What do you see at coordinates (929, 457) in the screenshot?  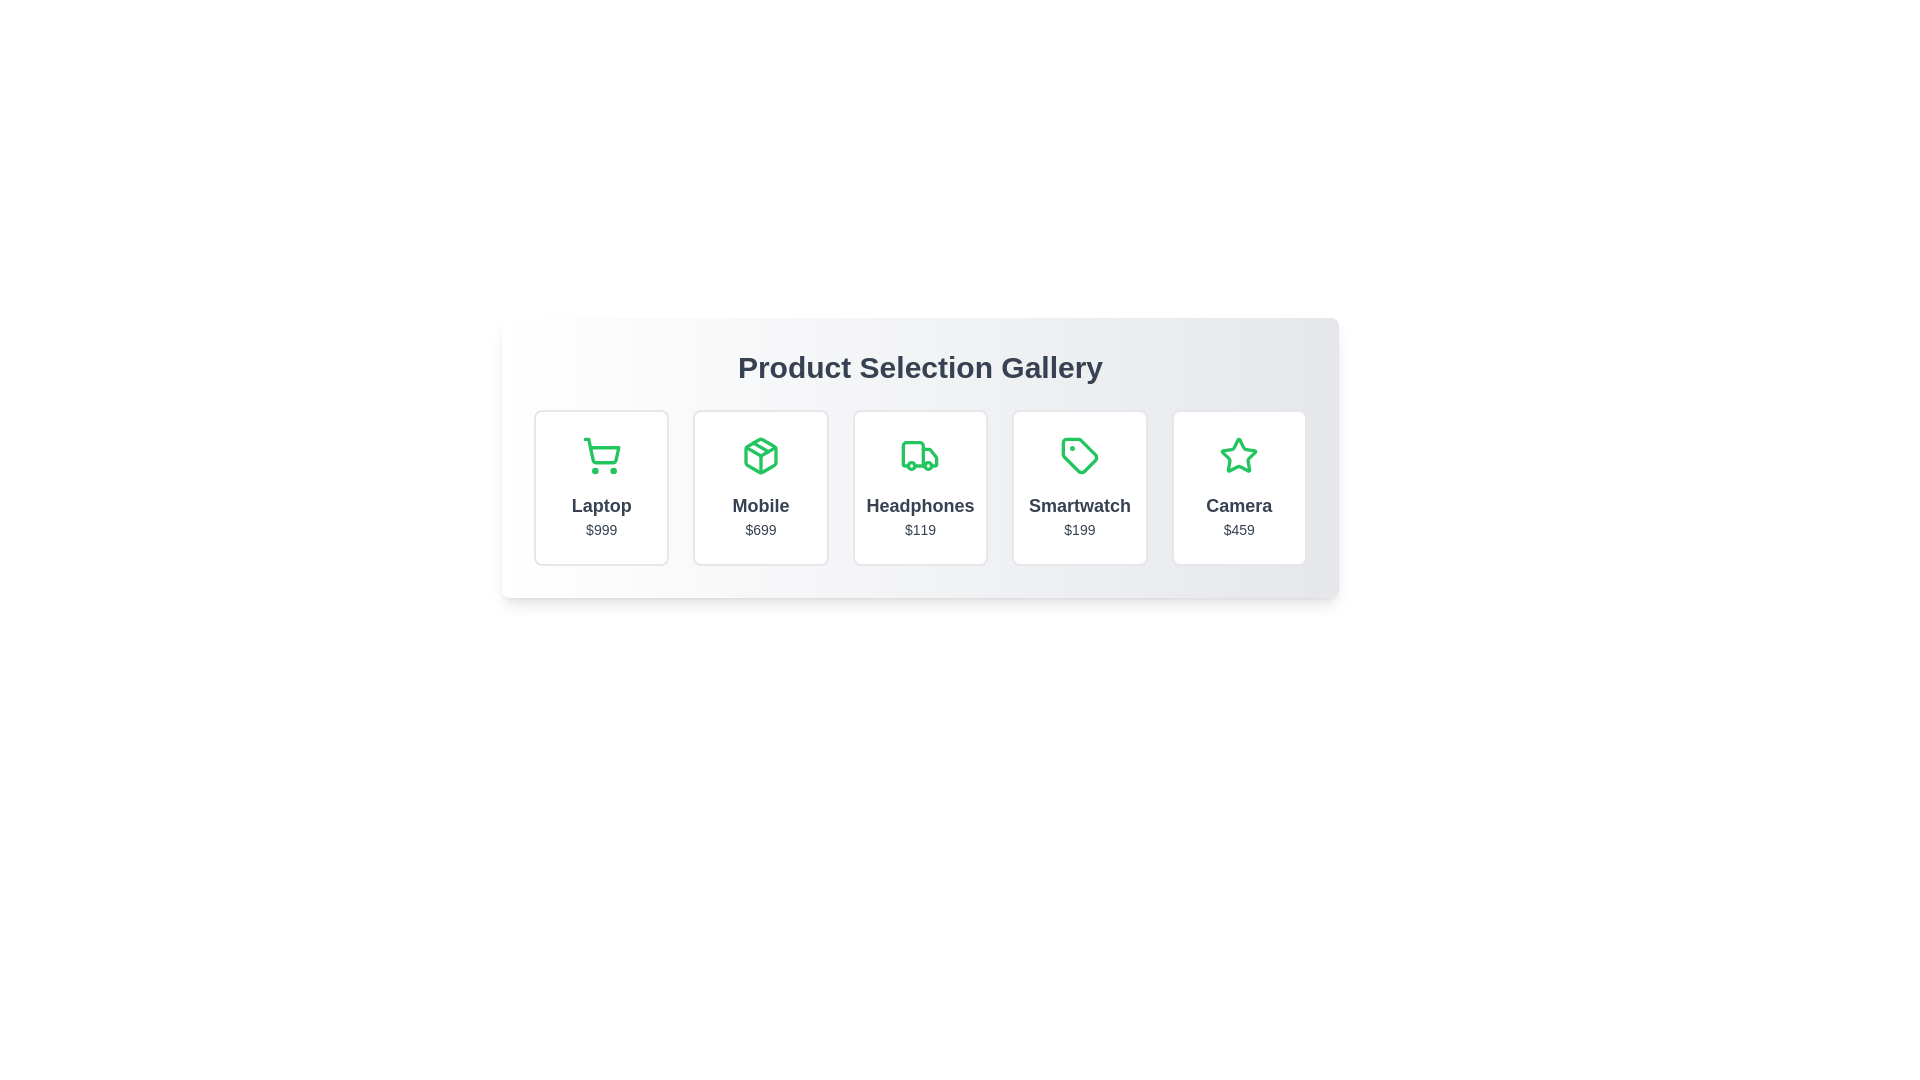 I see `the 'Headphones' icon located in the third card of the 'Product Selection Gallery' interface, which represents delivery or logistics characteristics` at bounding box center [929, 457].